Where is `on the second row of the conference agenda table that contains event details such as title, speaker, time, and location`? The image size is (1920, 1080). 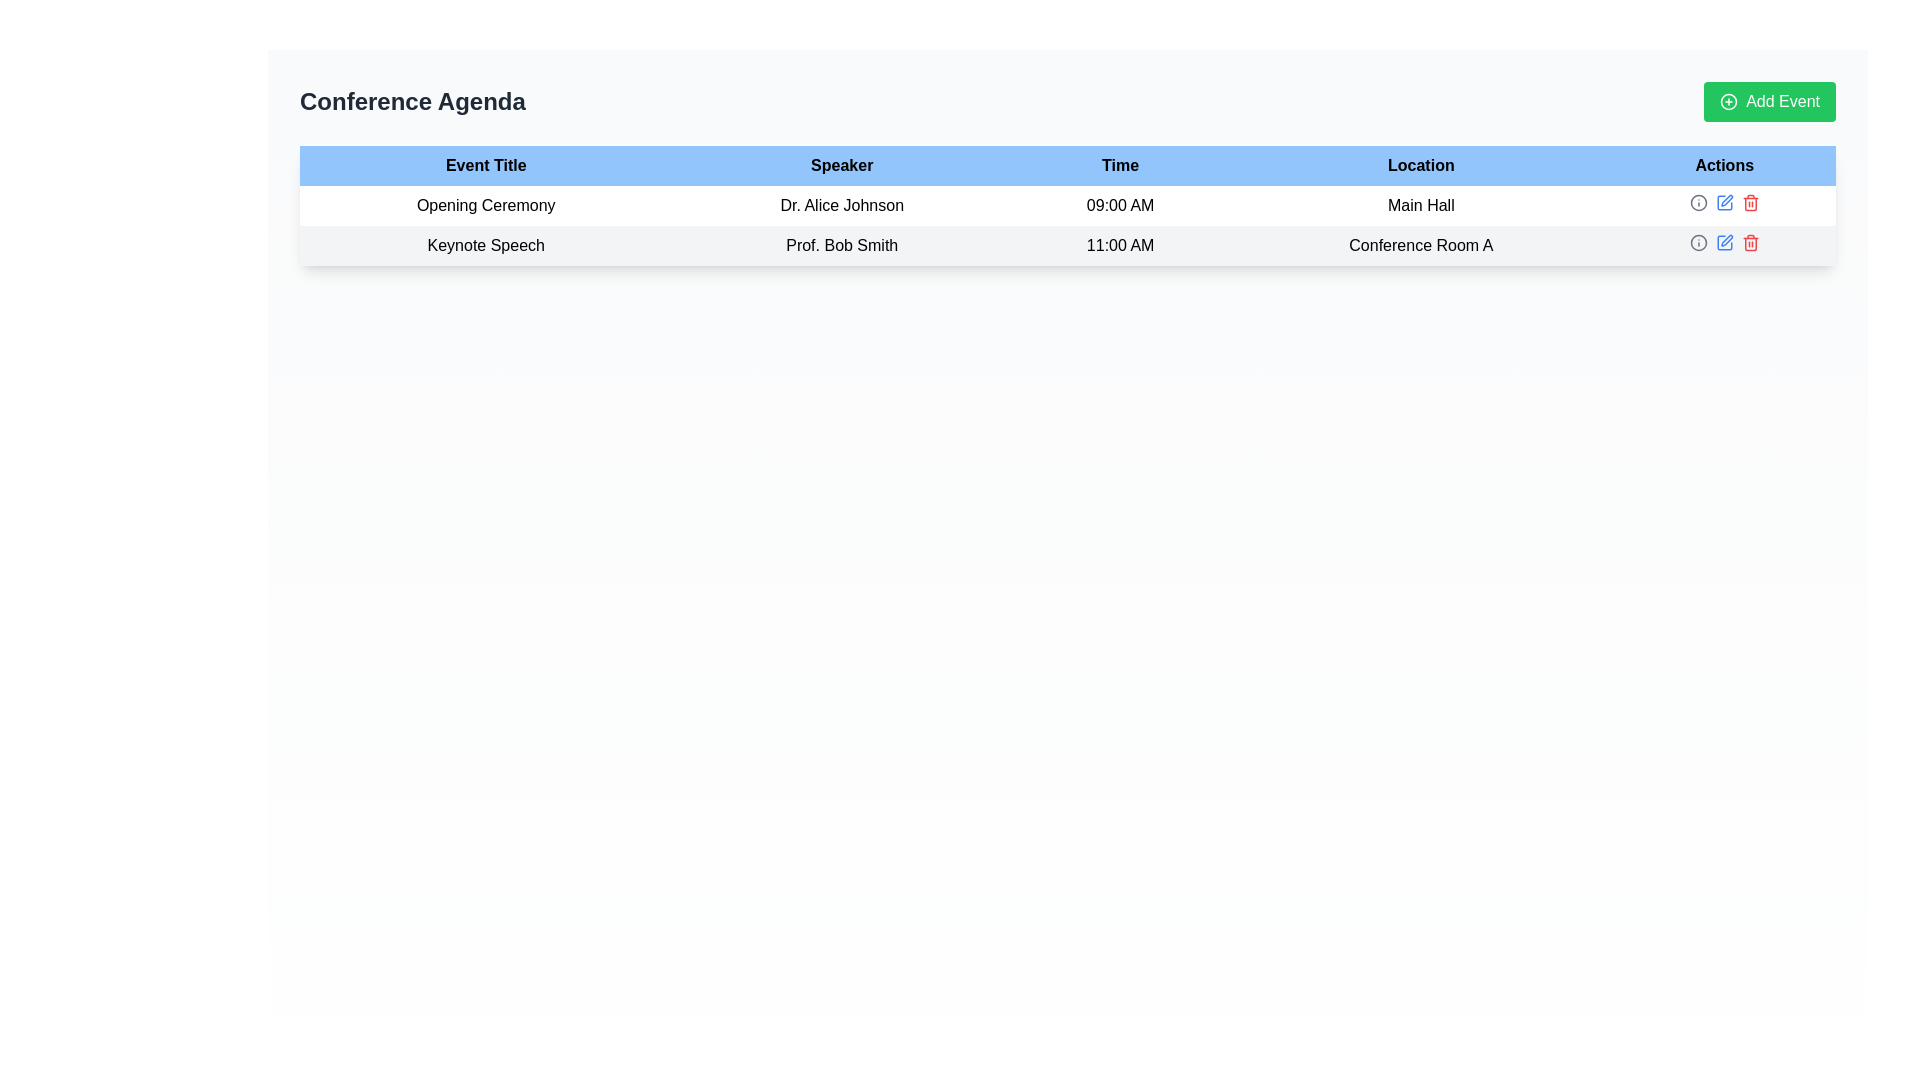
on the second row of the conference agenda table that contains event details such as title, speaker, time, and location is located at coordinates (1067, 245).